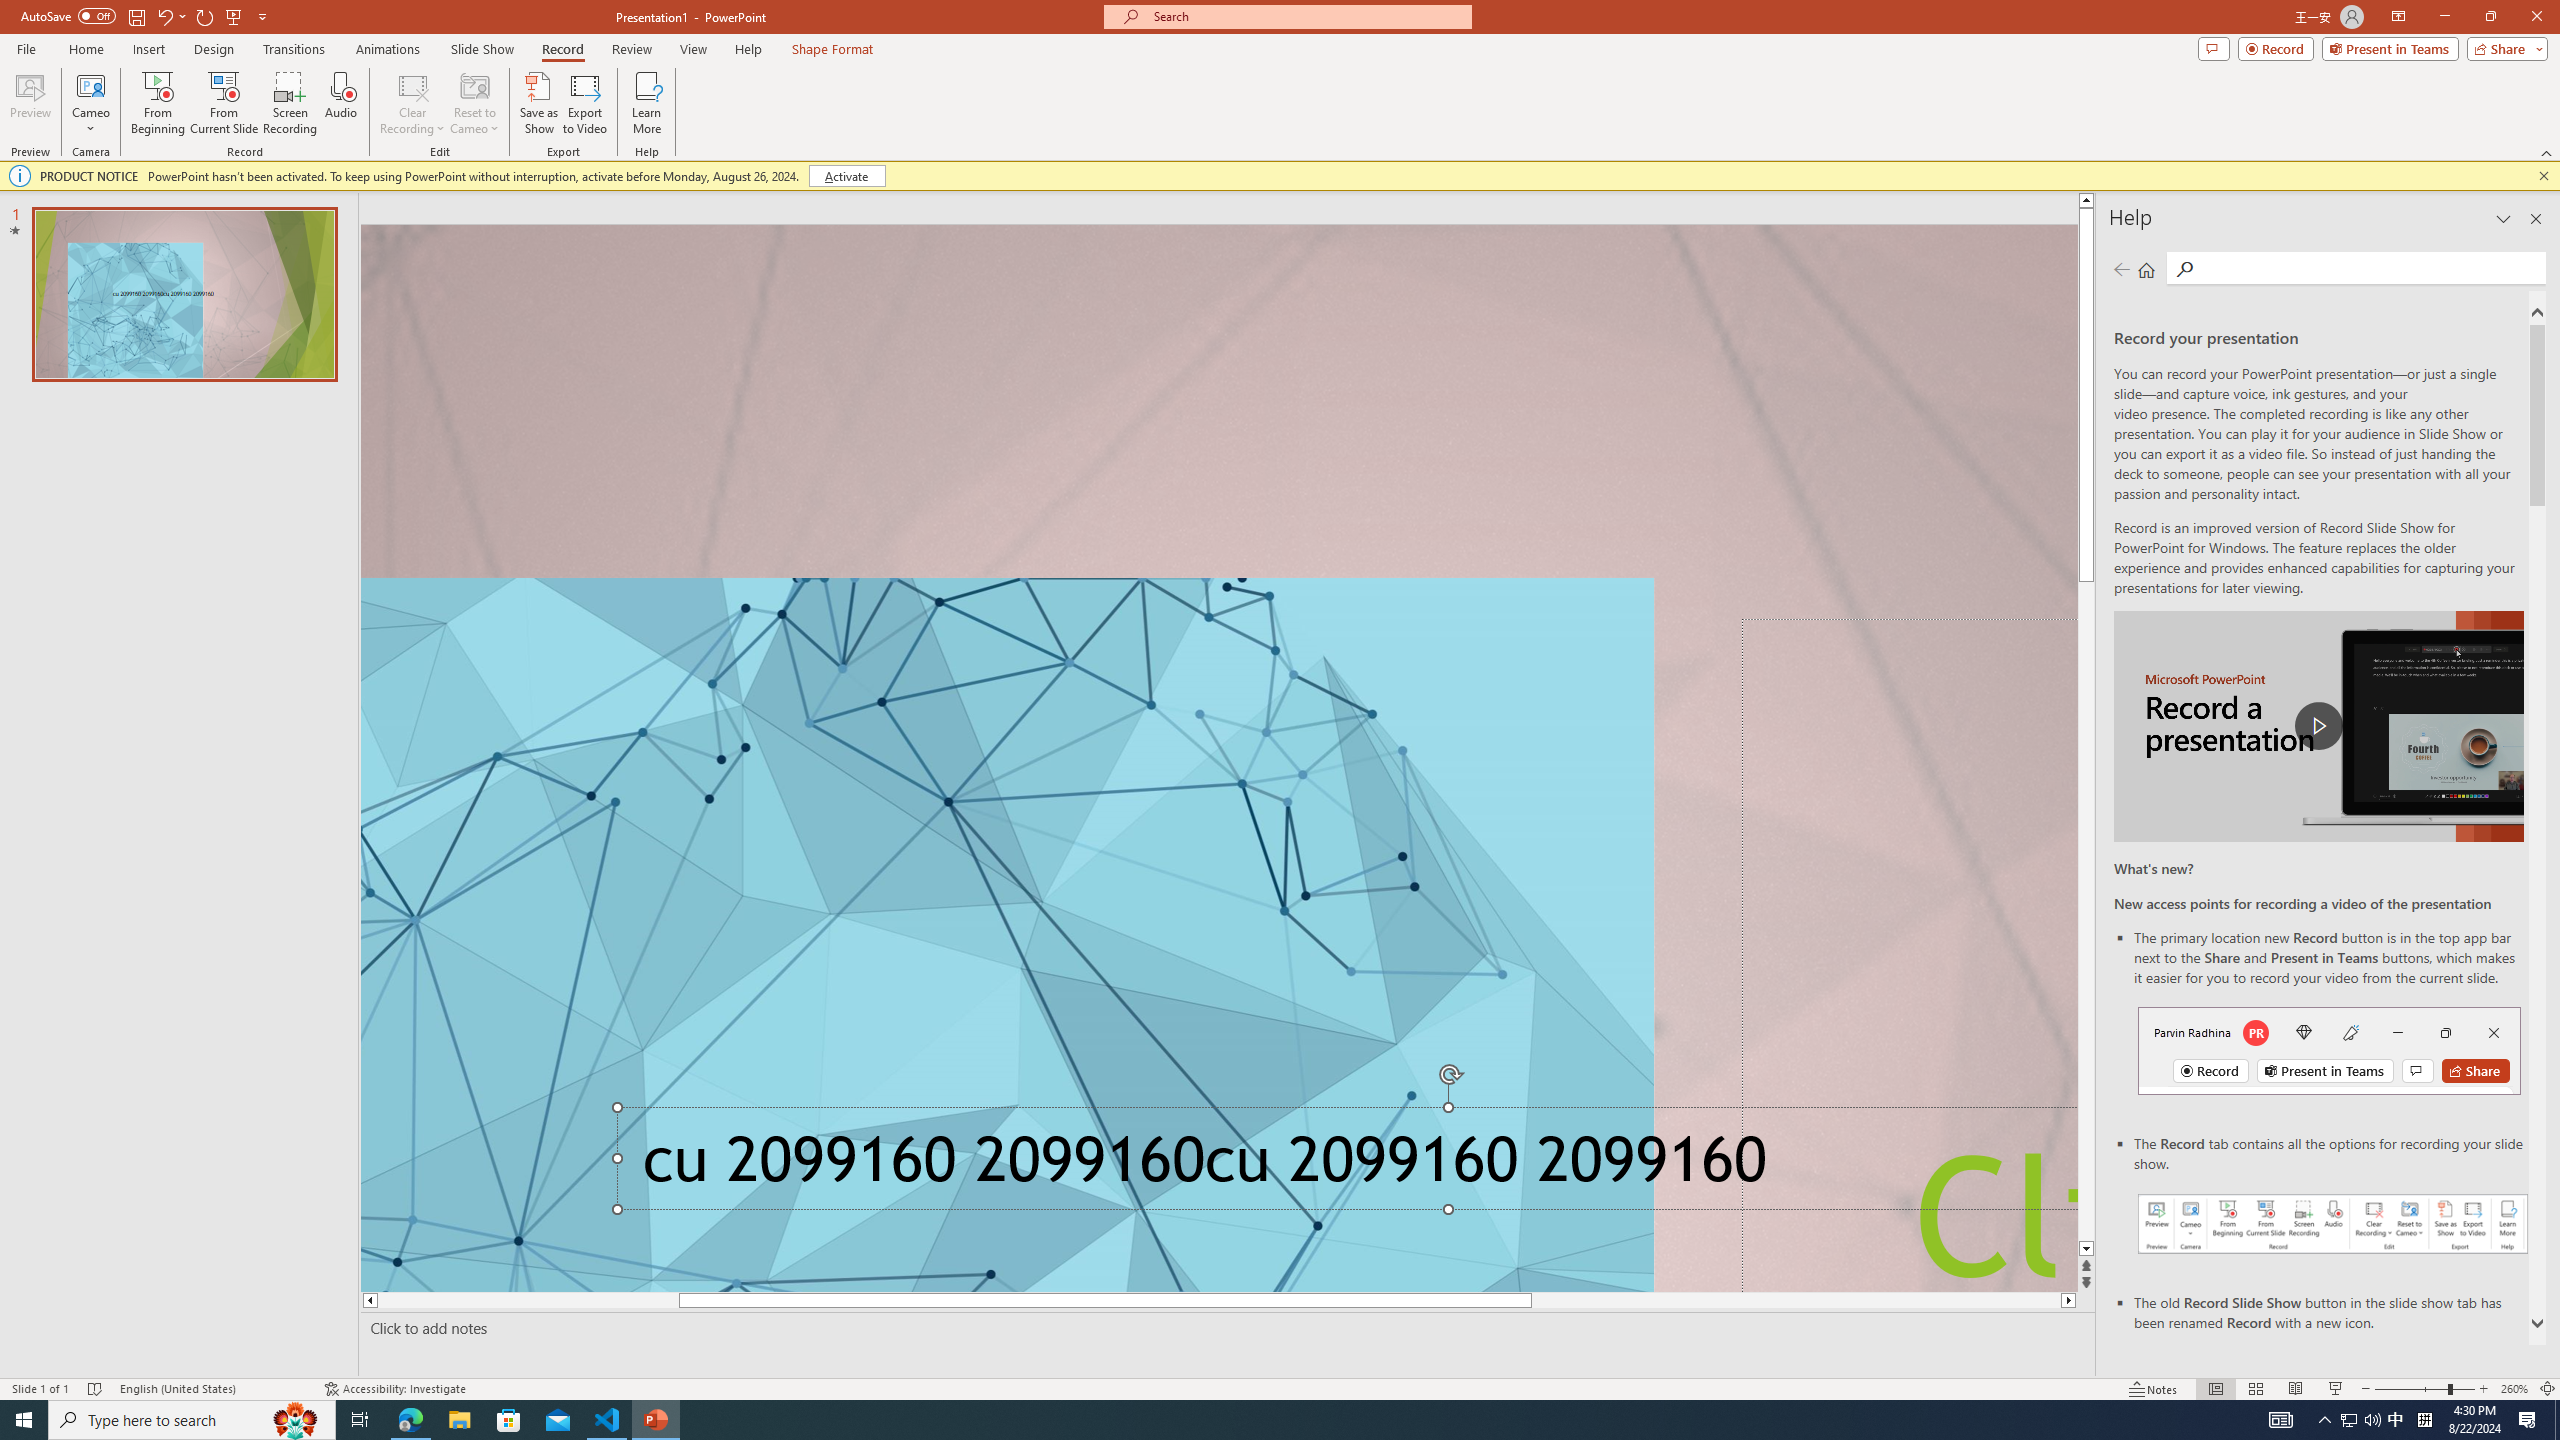 The image size is (2560, 1440). What do you see at coordinates (2318, 725) in the screenshot?
I see `'play Record a Presentation'` at bounding box center [2318, 725].